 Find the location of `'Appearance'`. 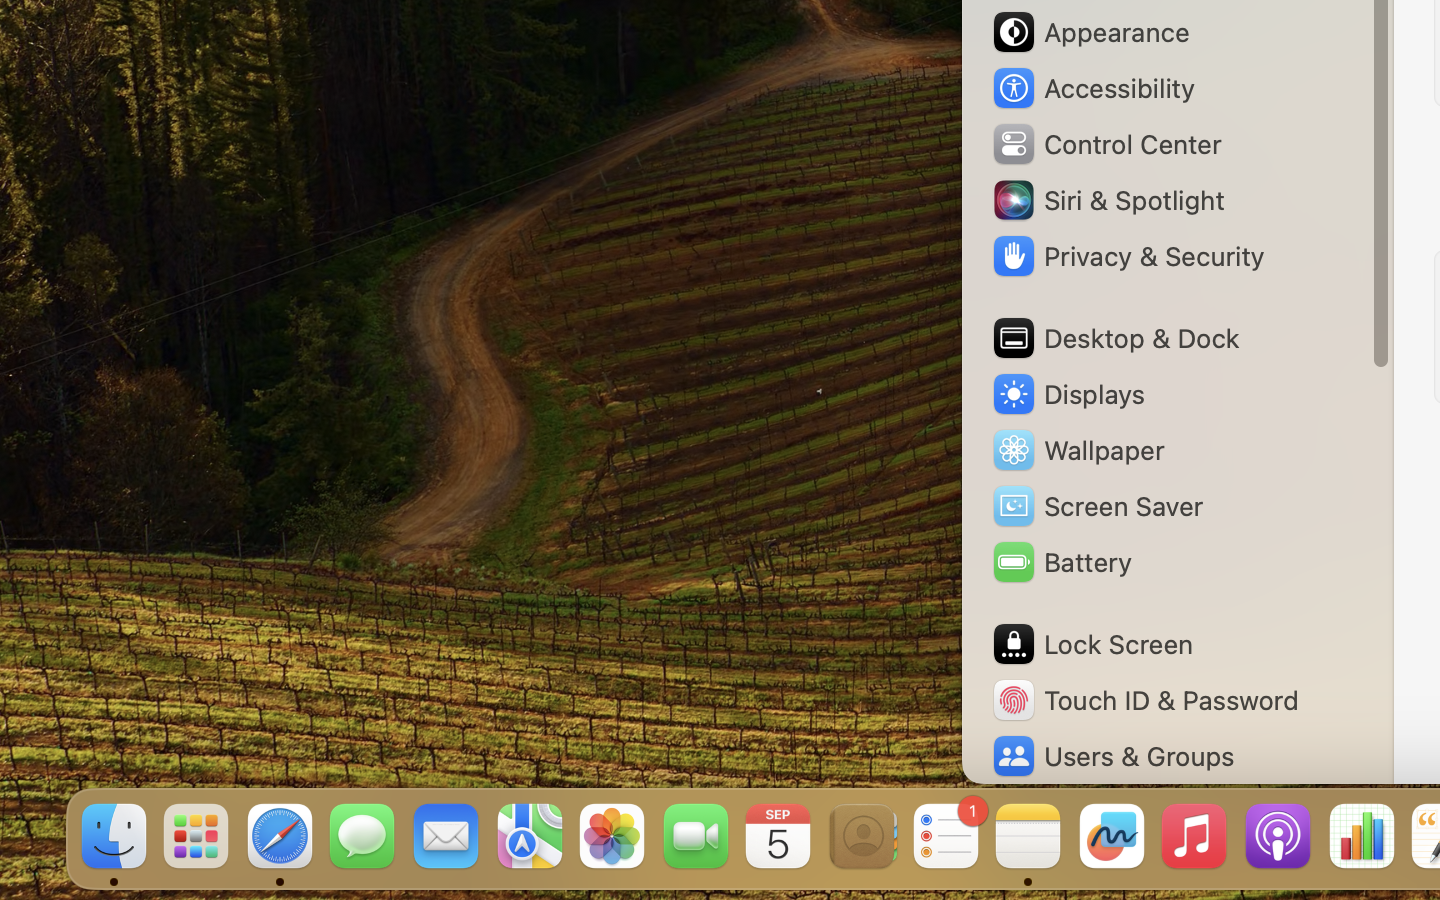

'Appearance' is located at coordinates (1088, 31).